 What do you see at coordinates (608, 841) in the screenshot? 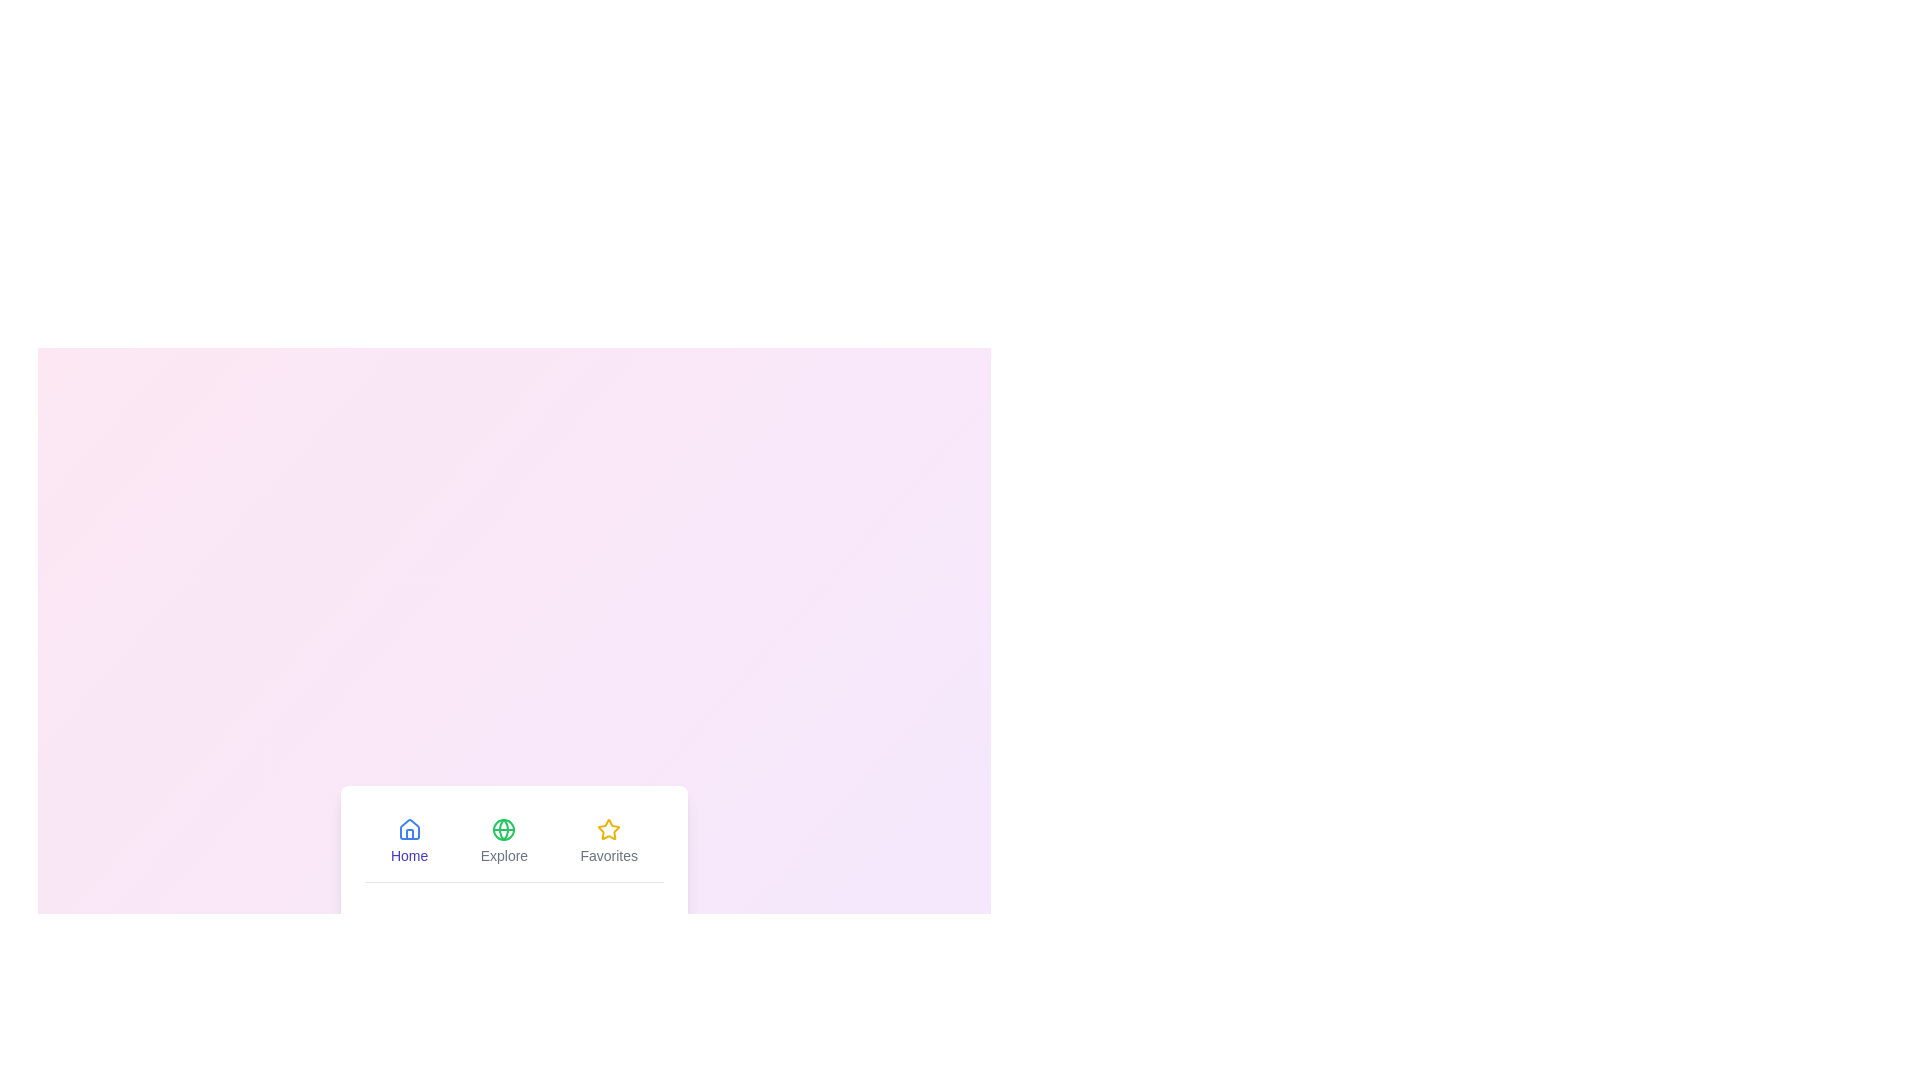
I see `the Favorites tab to switch to it` at bounding box center [608, 841].